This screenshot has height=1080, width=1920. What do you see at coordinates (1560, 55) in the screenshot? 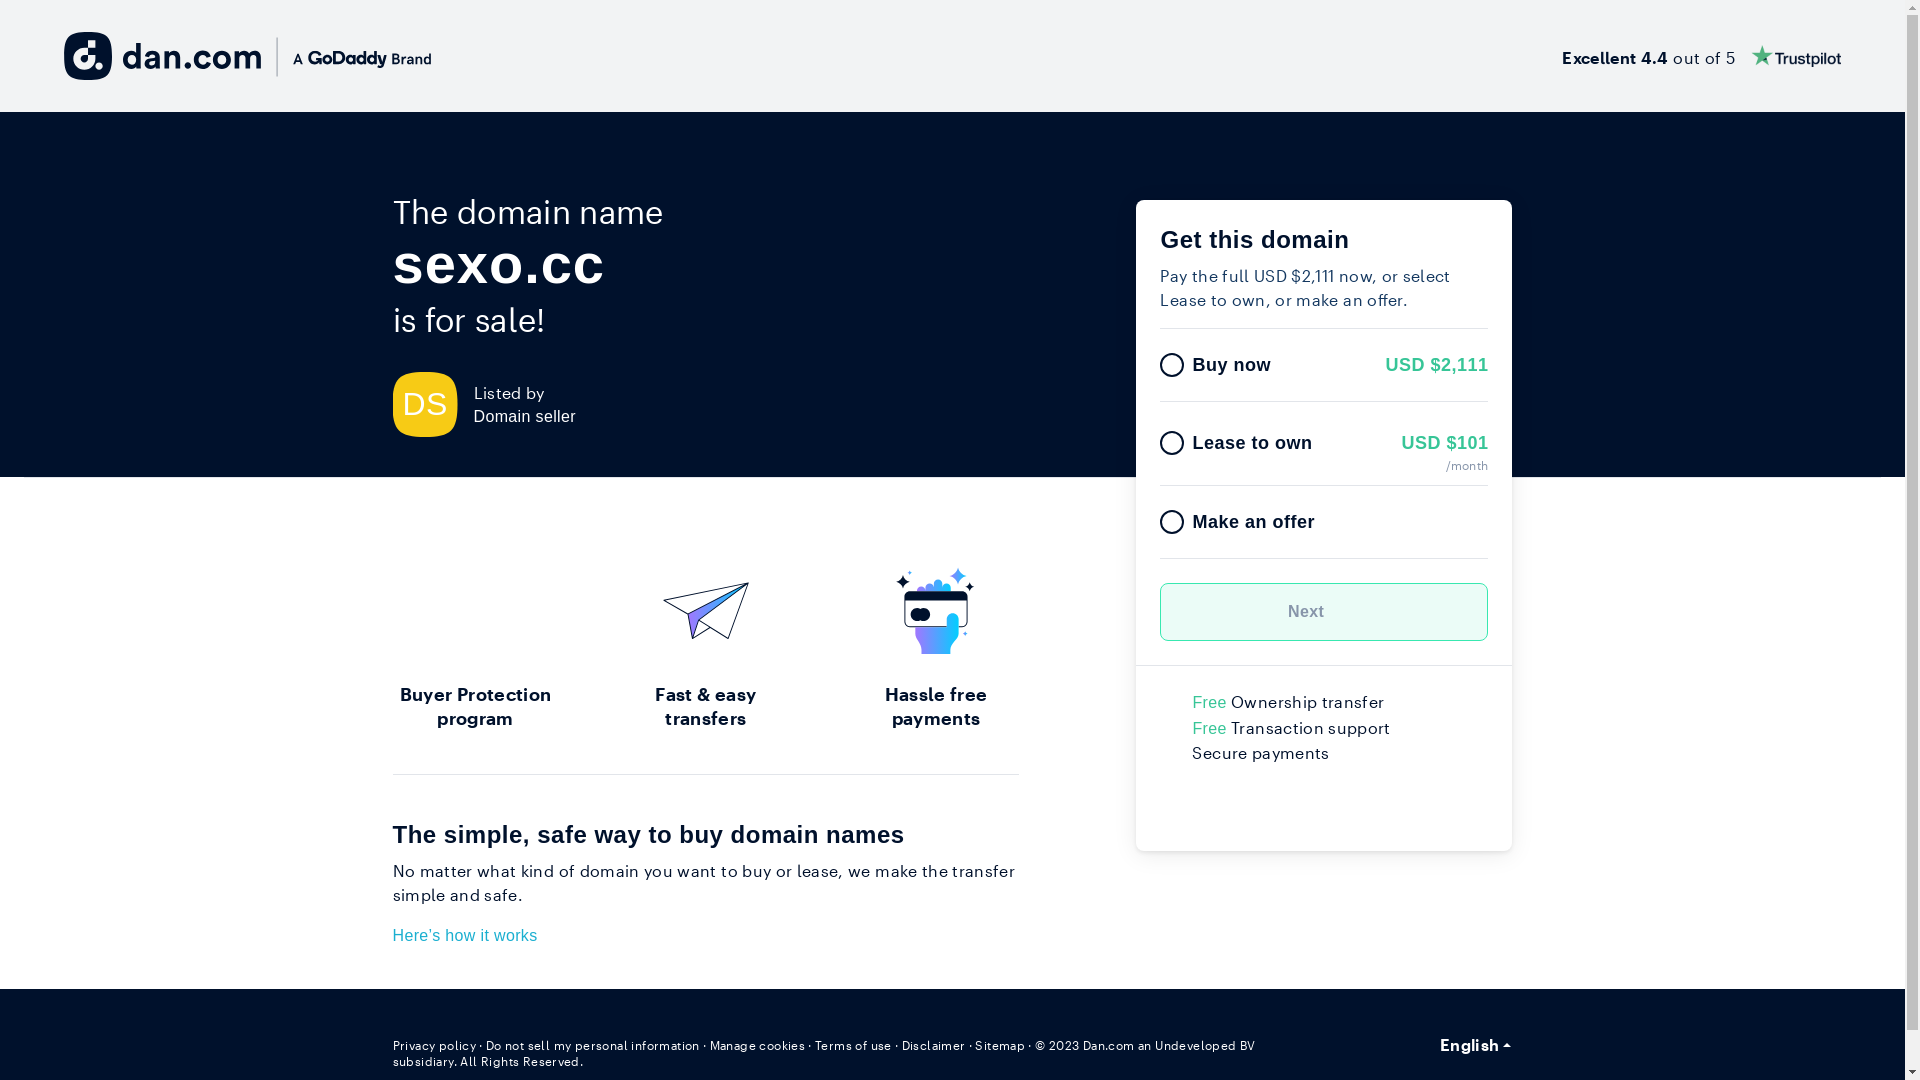
I see `'Excellent 4.4 out of 5'` at bounding box center [1560, 55].